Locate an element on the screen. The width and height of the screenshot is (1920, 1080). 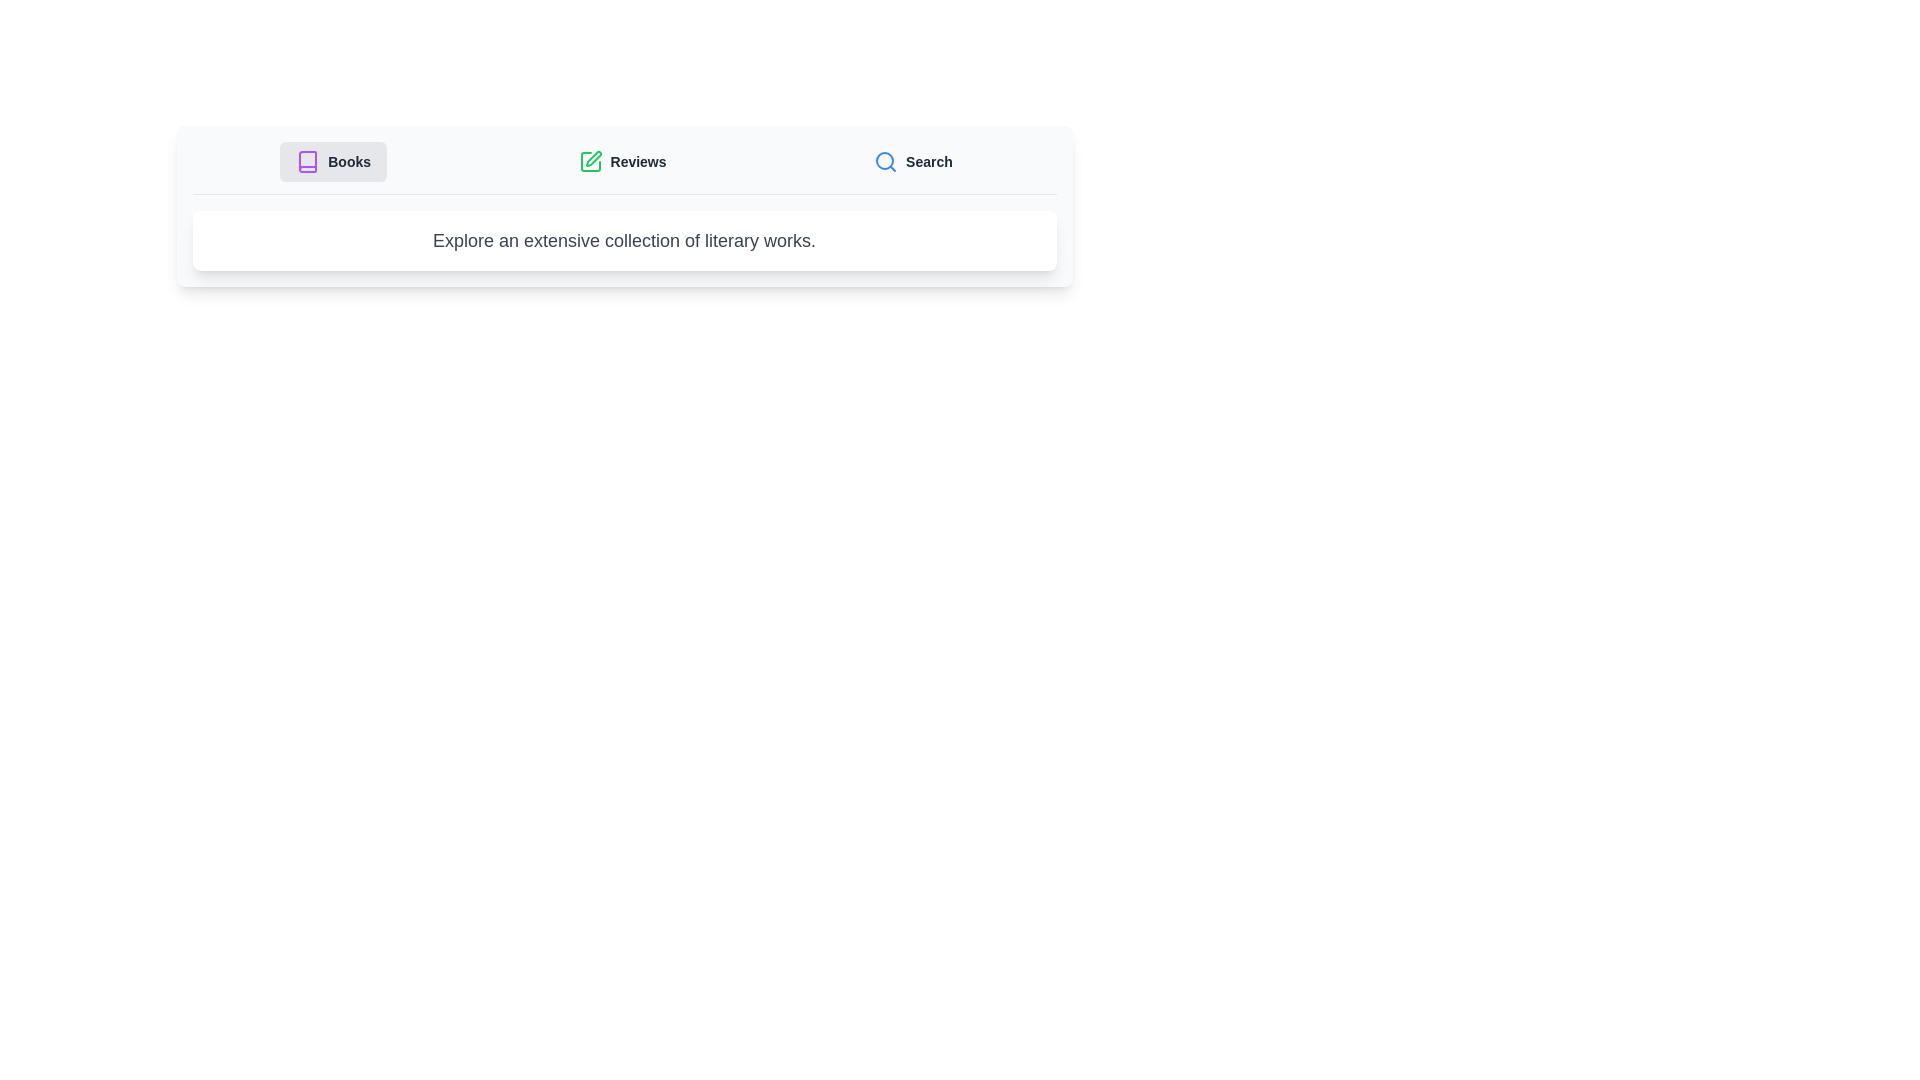
the tab labeled Reviews to observe its hover effect is located at coordinates (621, 161).